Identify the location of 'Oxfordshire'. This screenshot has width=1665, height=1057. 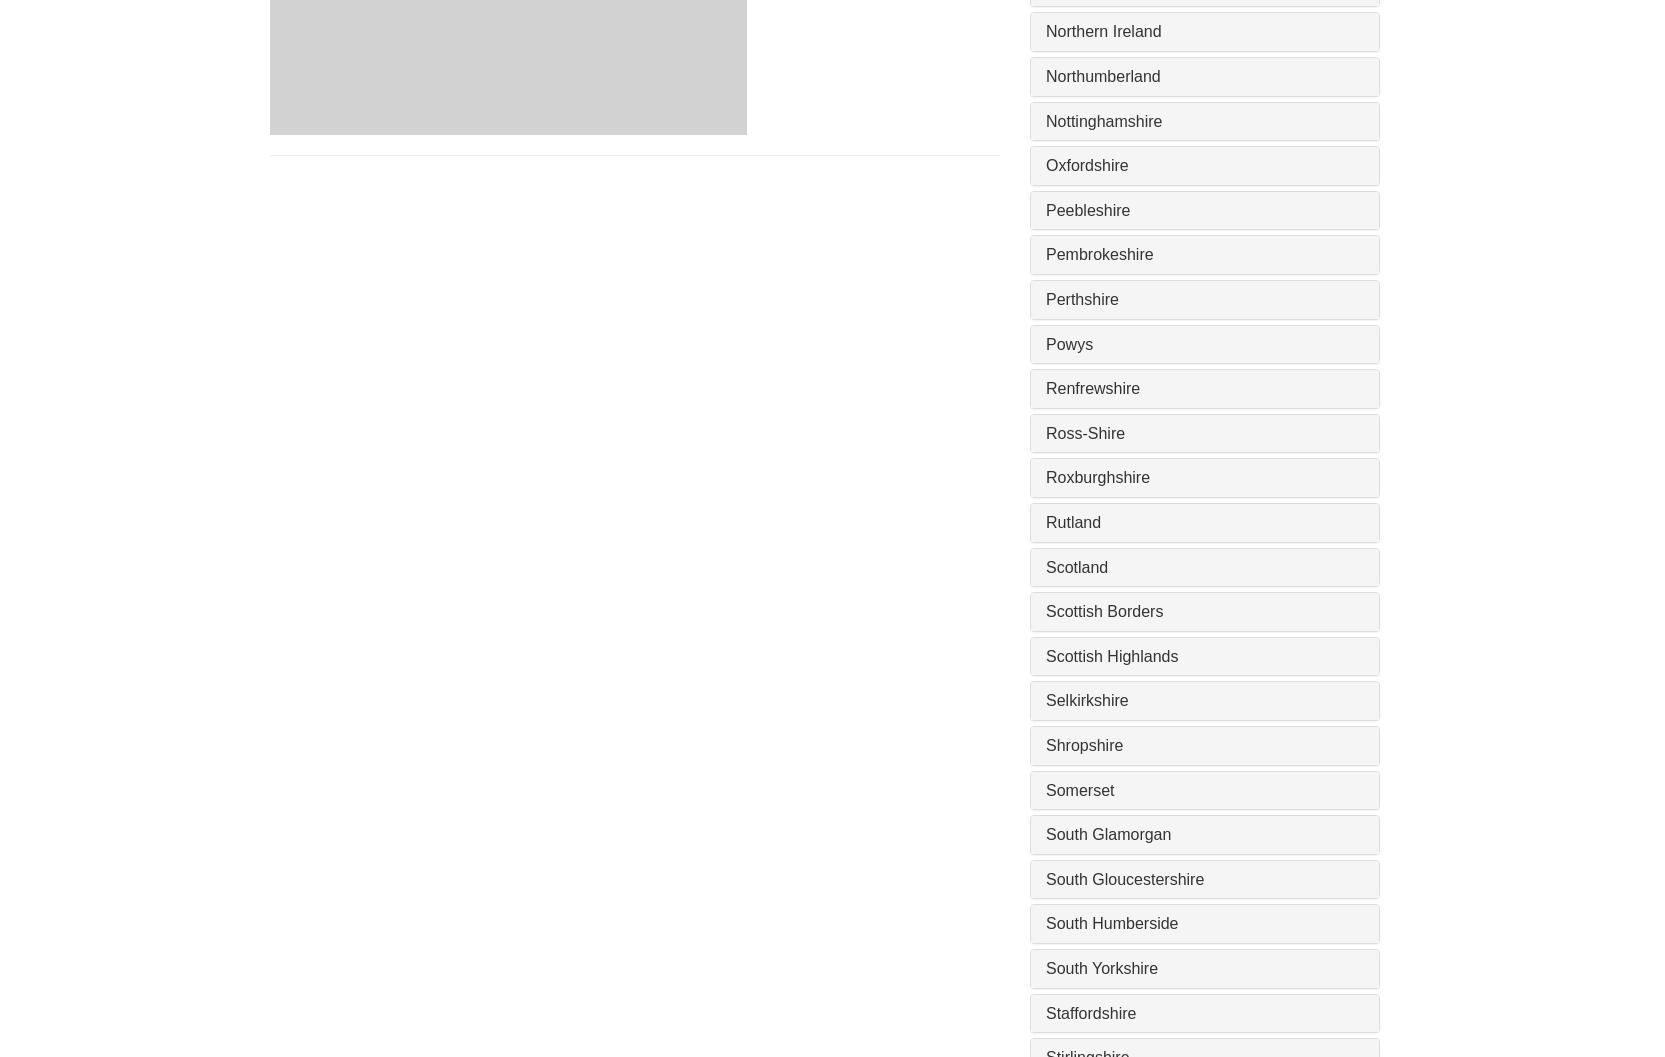
(1044, 165).